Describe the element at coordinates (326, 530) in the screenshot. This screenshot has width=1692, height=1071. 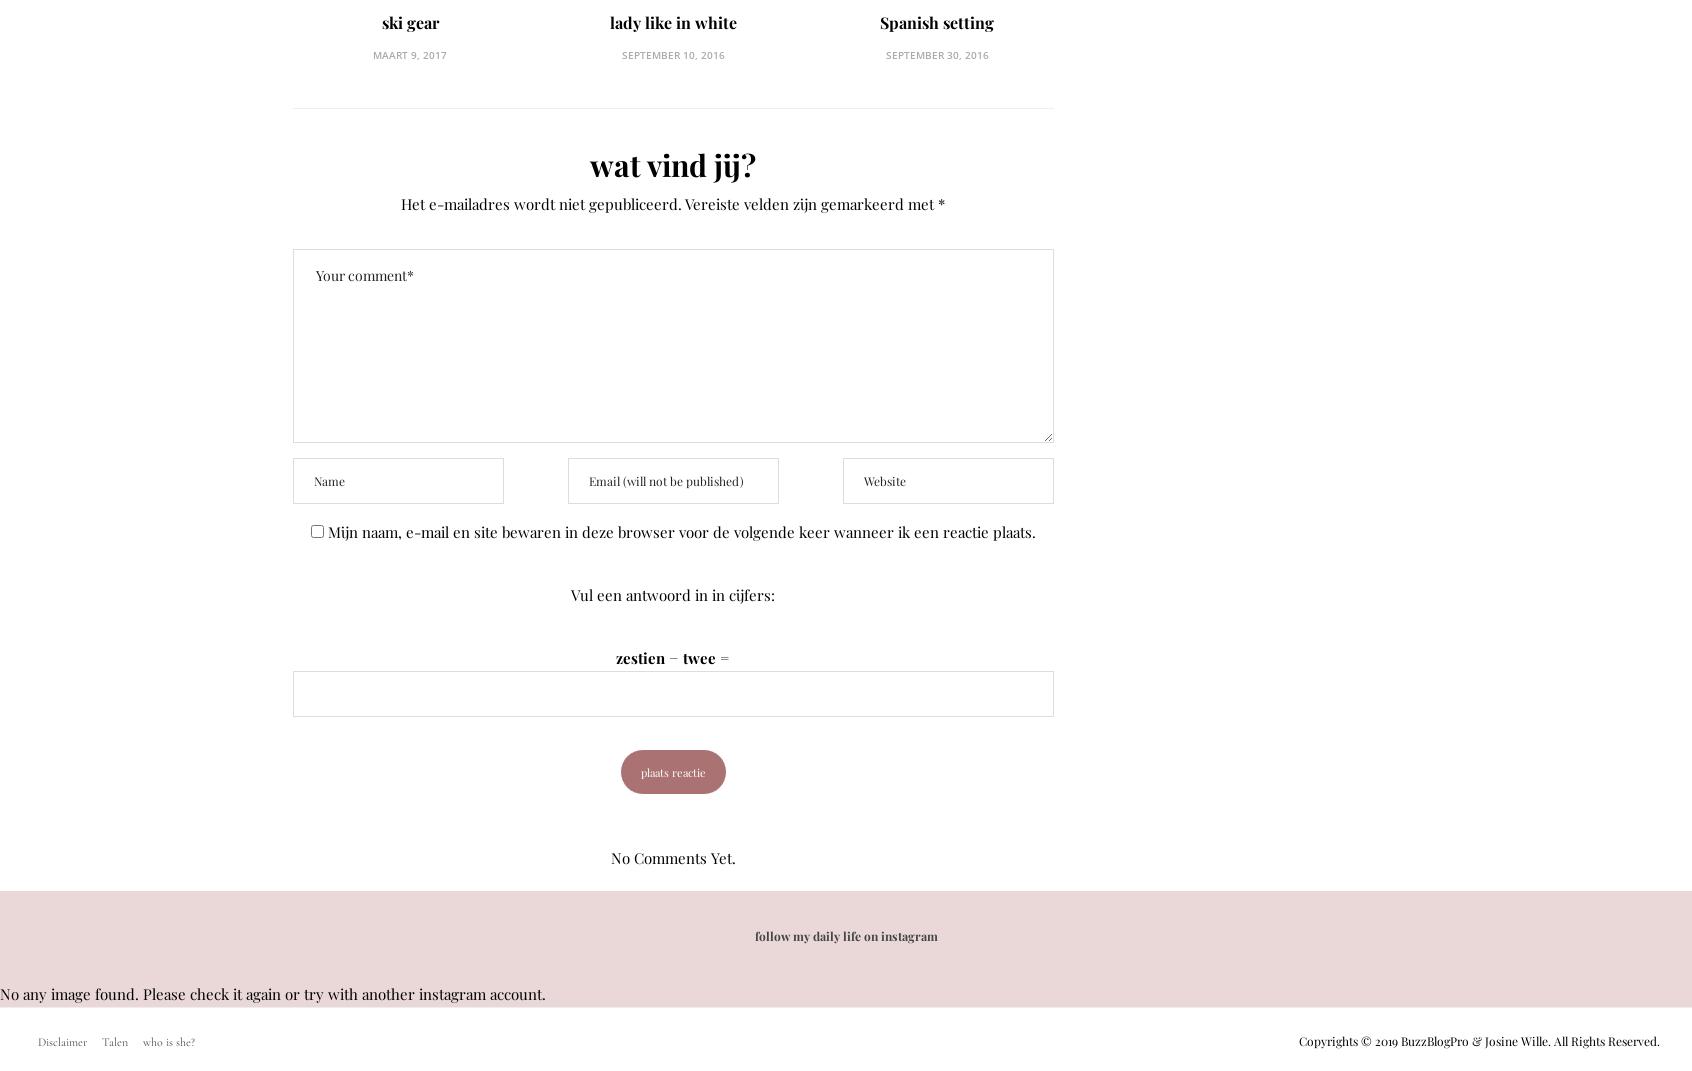
I see `'Mijn naam, e-mail en site bewaren in deze browser voor de volgende keer wanneer ik een reactie plaats.'` at that location.